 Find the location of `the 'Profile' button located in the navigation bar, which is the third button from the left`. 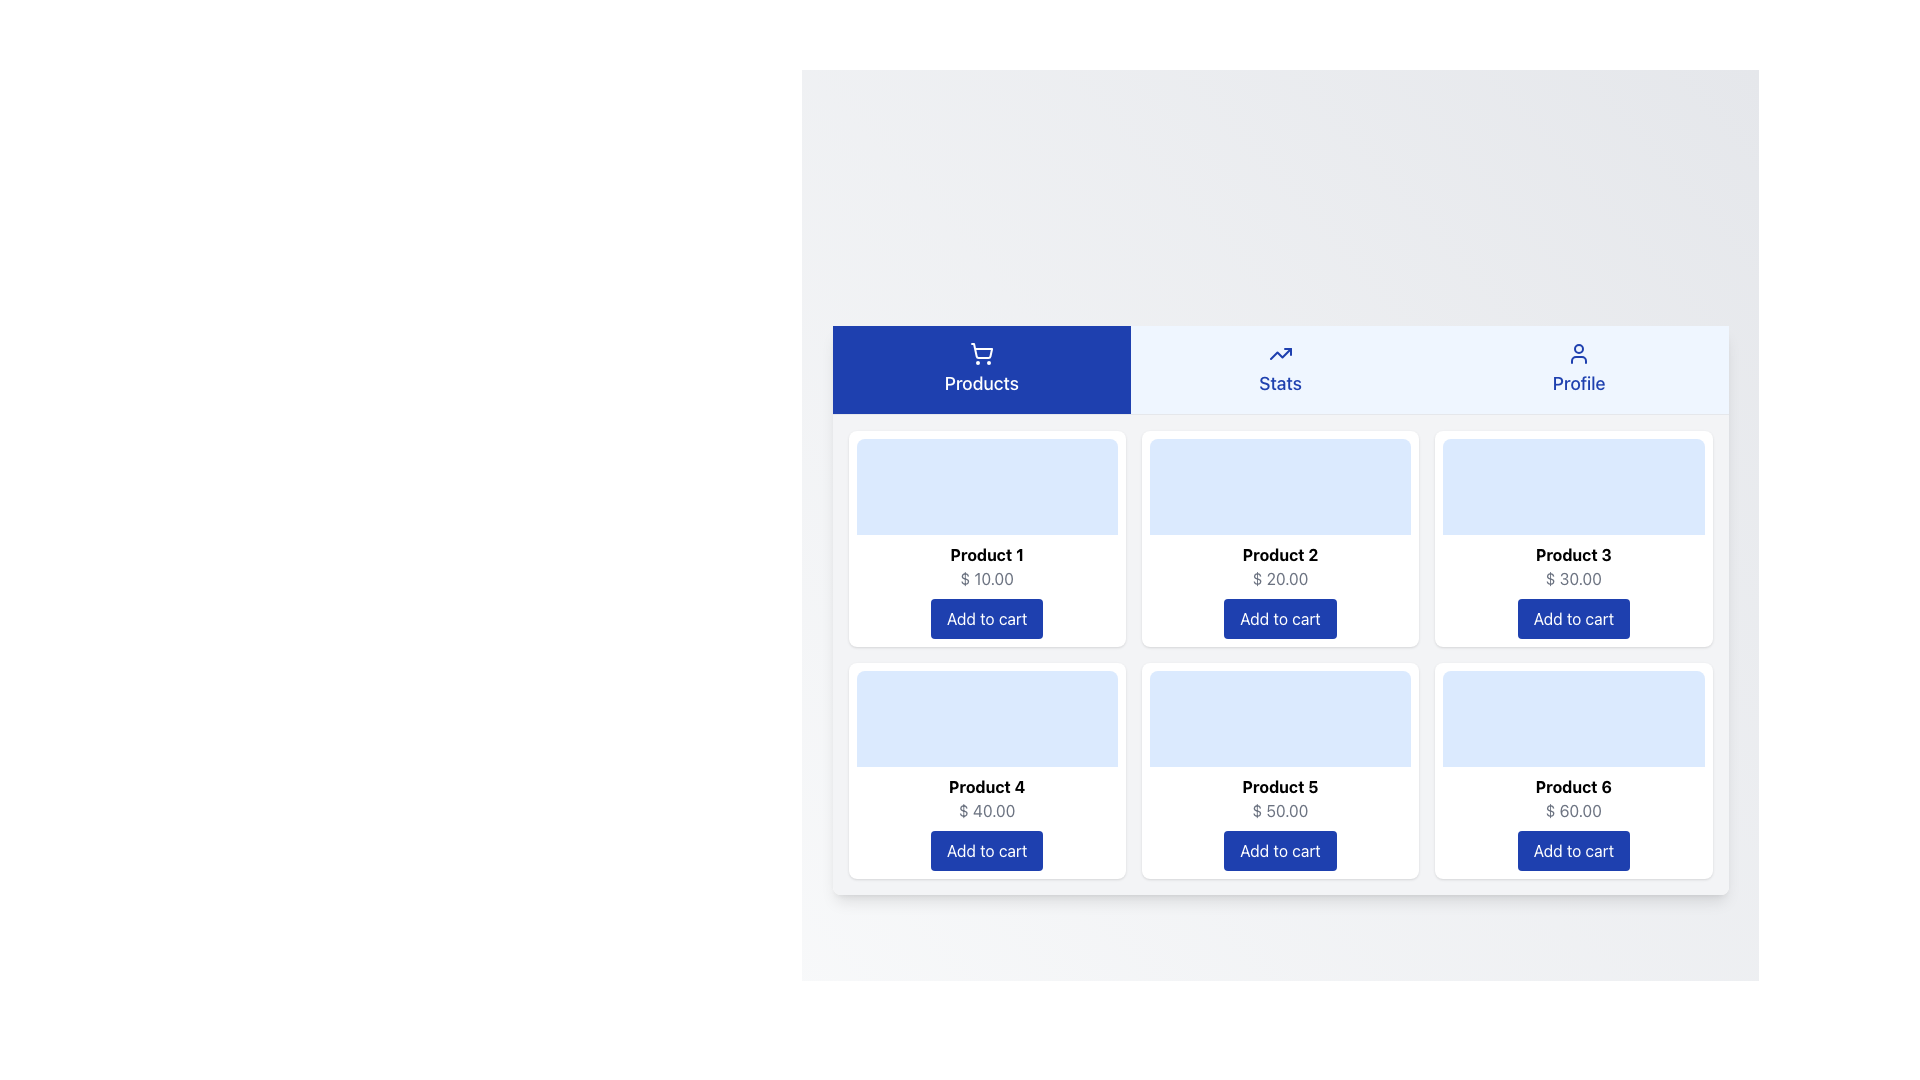

the 'Profile' button located in the navigation bar, which is the third button from the left is located at coordinates (1578, 369).